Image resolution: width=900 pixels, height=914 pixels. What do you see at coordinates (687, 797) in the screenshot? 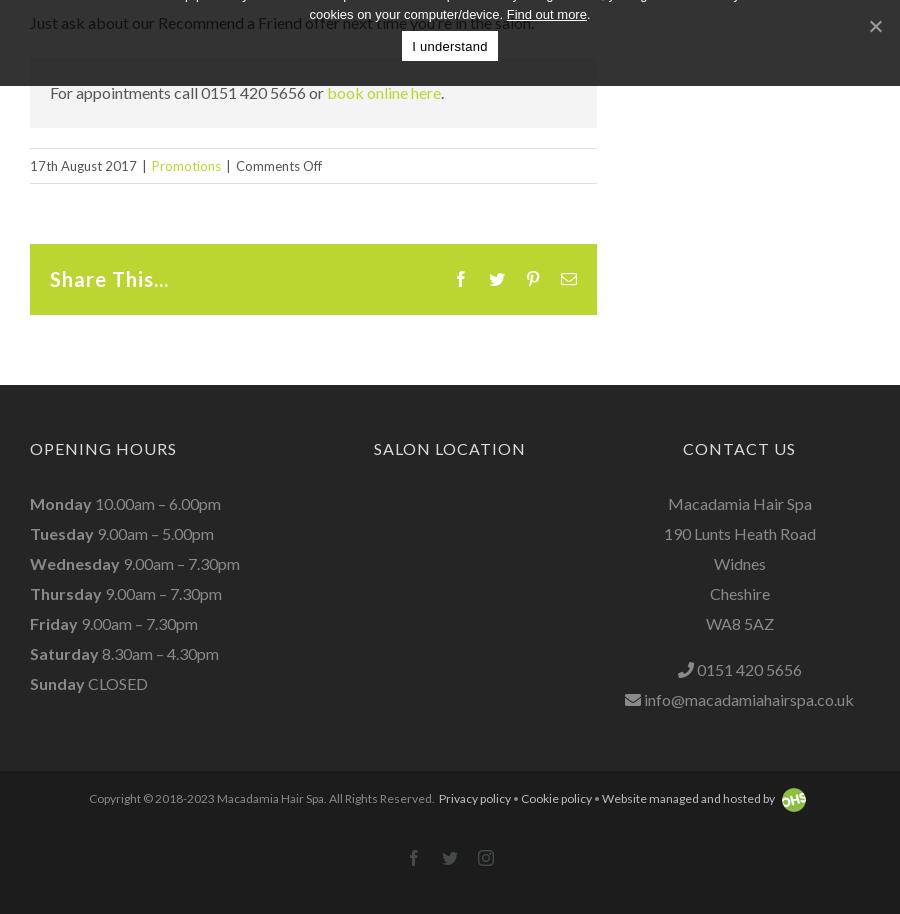
I see `'Website managed and hosted by'` at bounding box center [687, 797].